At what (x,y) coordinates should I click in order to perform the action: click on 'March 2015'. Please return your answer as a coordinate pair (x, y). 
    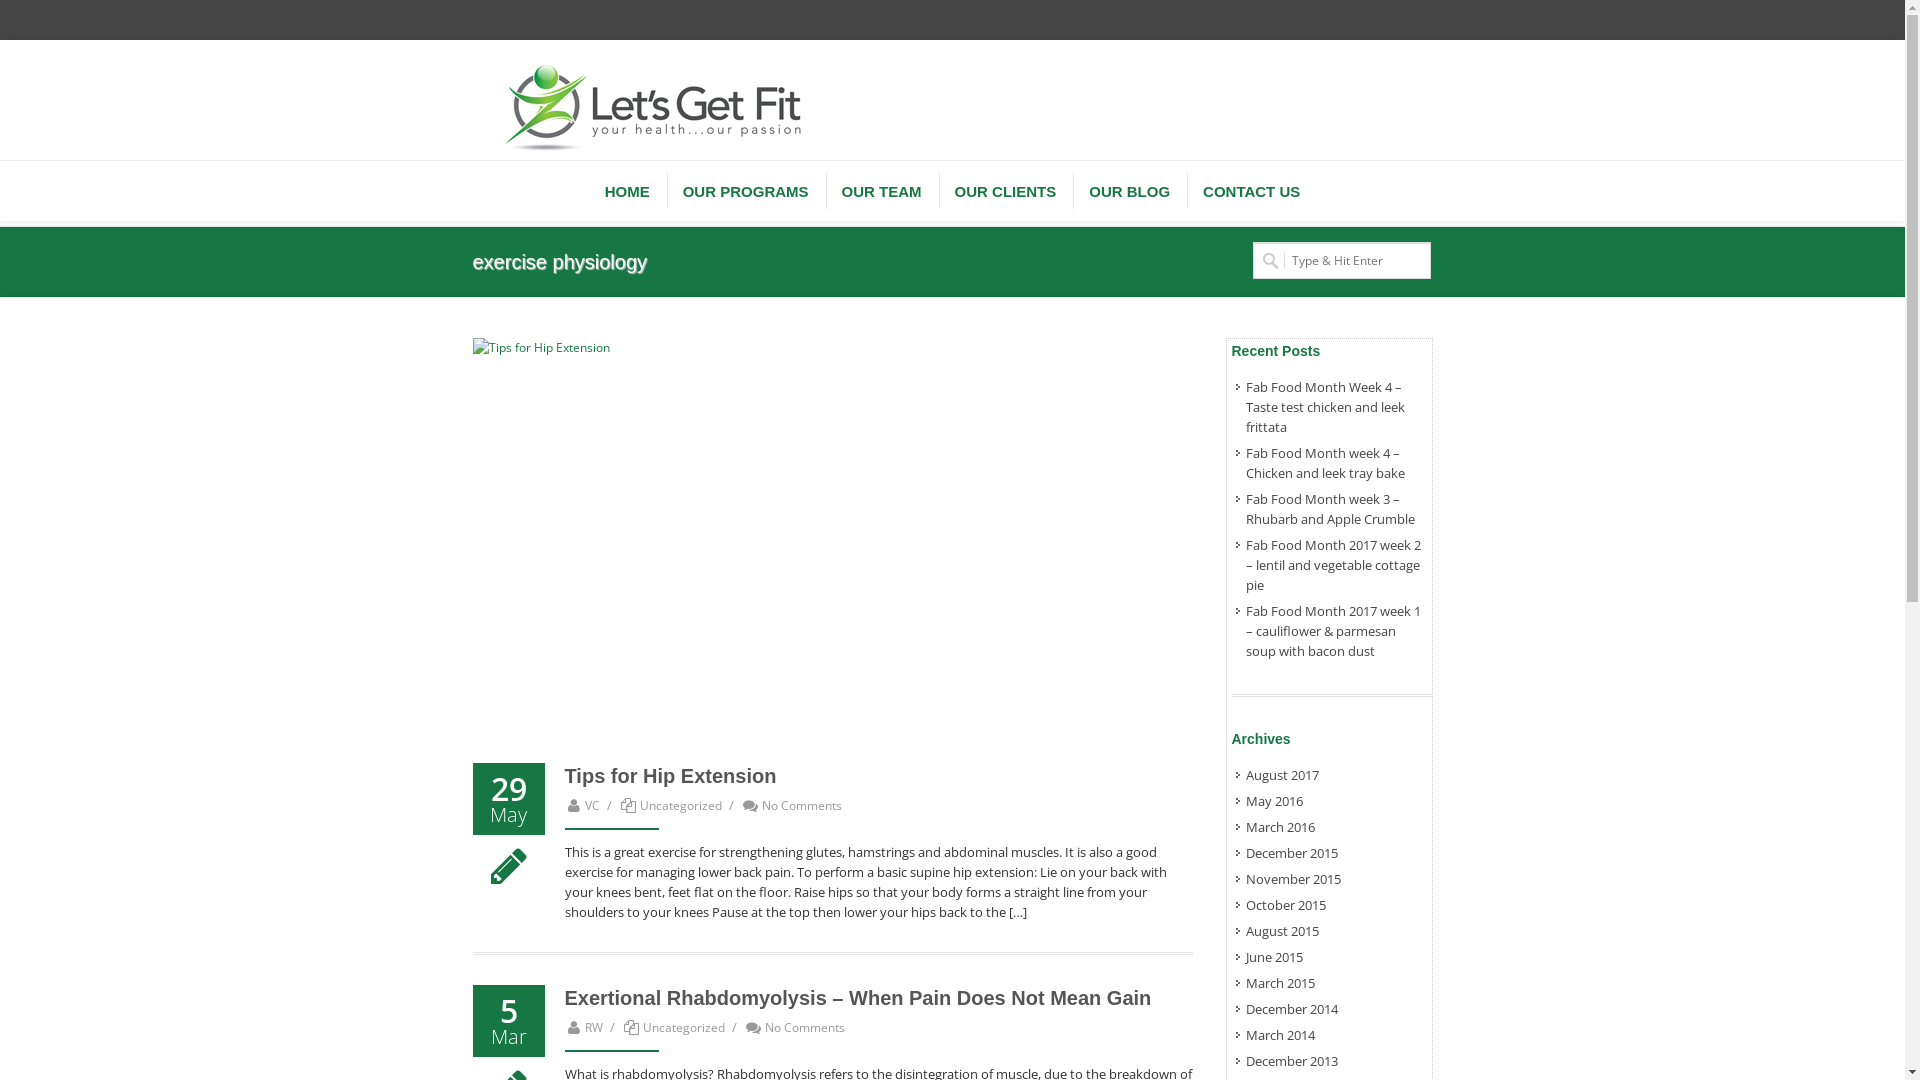
    Looking at the image, I should click on (1275, 982).